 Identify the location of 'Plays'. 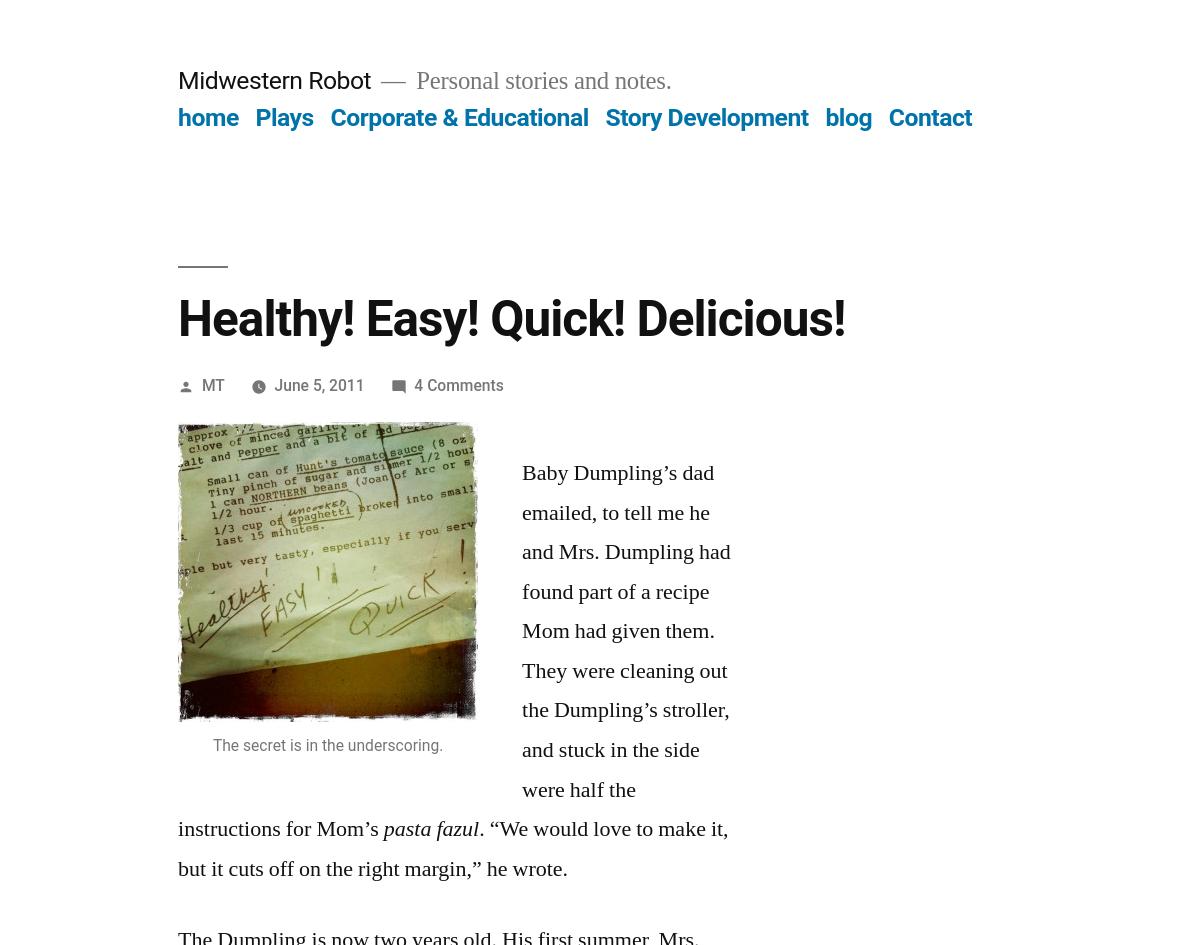
(283, 116).